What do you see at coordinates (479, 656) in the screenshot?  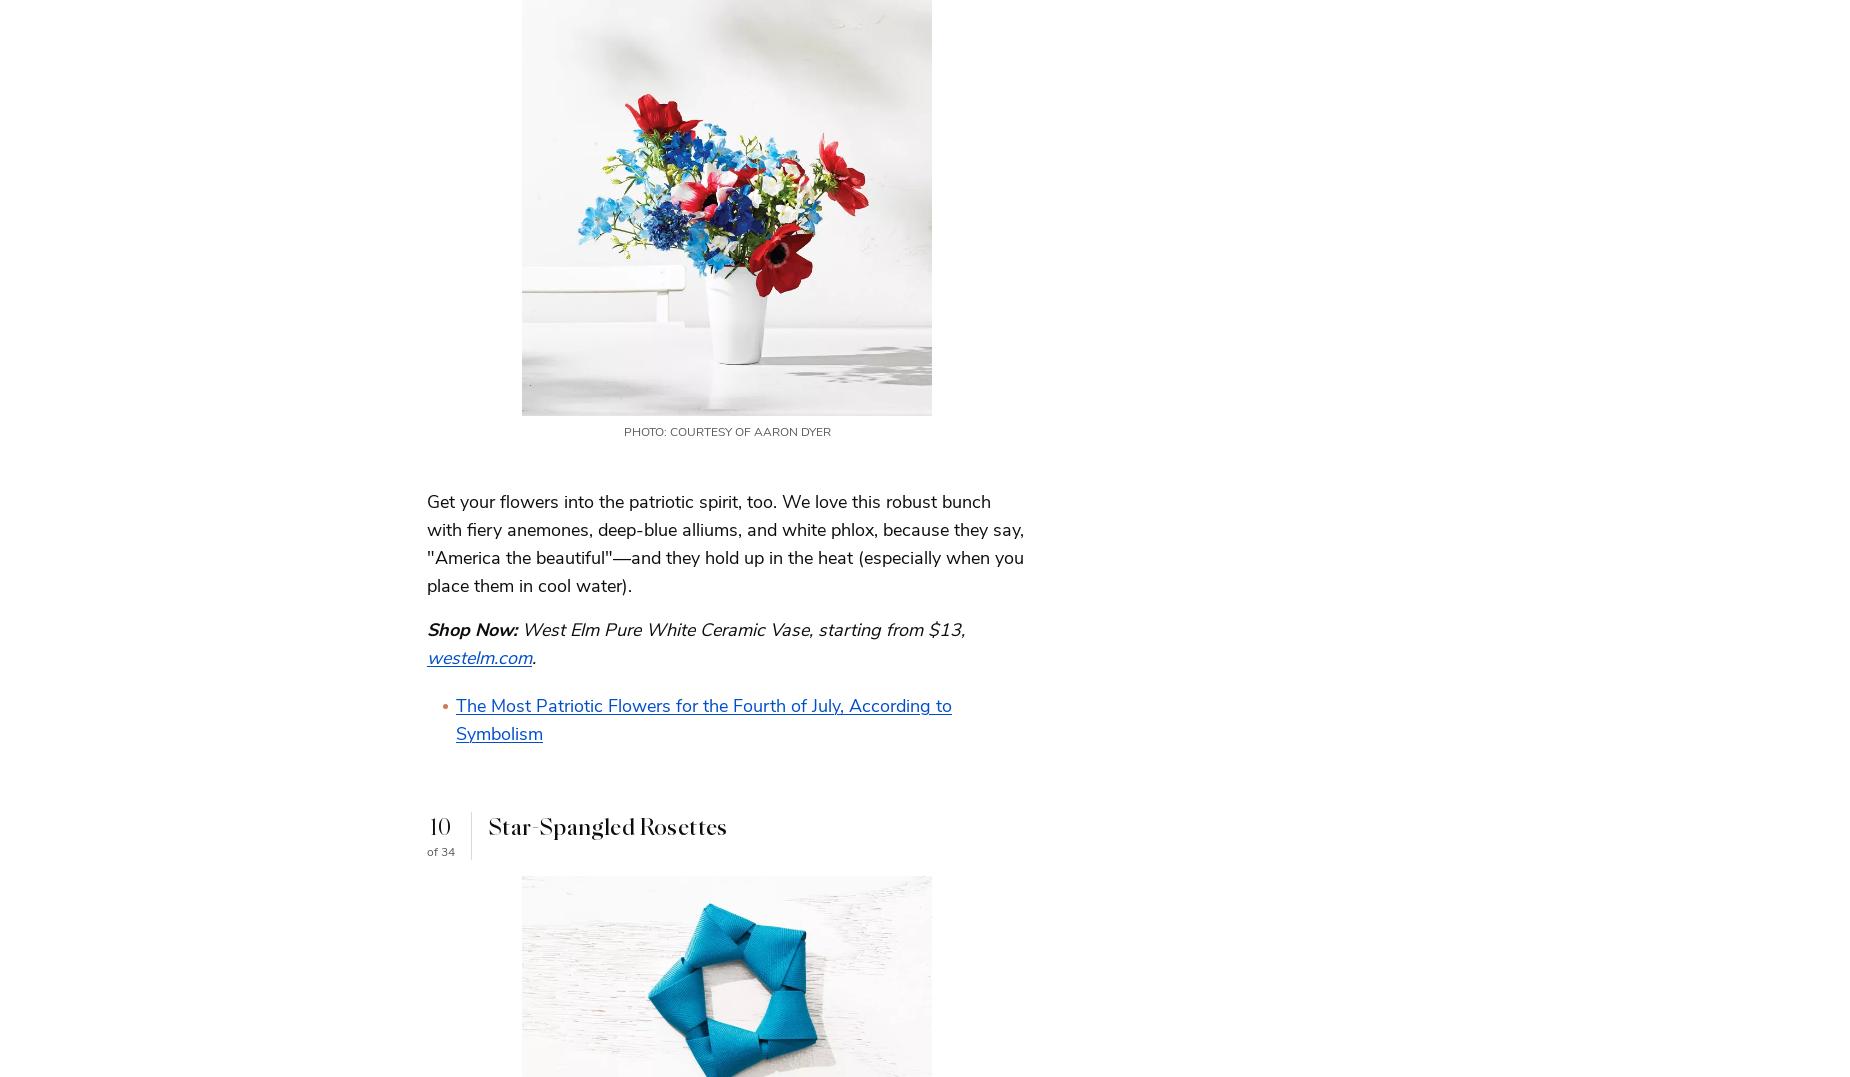 I see `'westelm.com'` at bounding box center [479, 656].